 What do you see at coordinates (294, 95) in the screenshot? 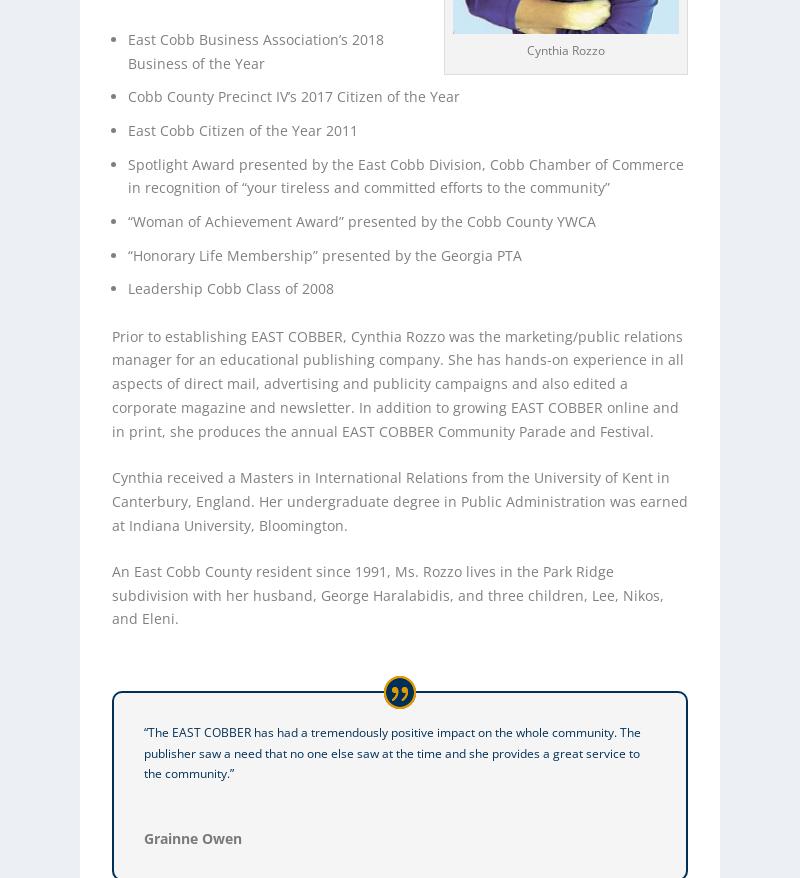
I see `'Cobb County Precinct IV’s 2017 Citizen of the Year'` at bounding box center [294, 95].